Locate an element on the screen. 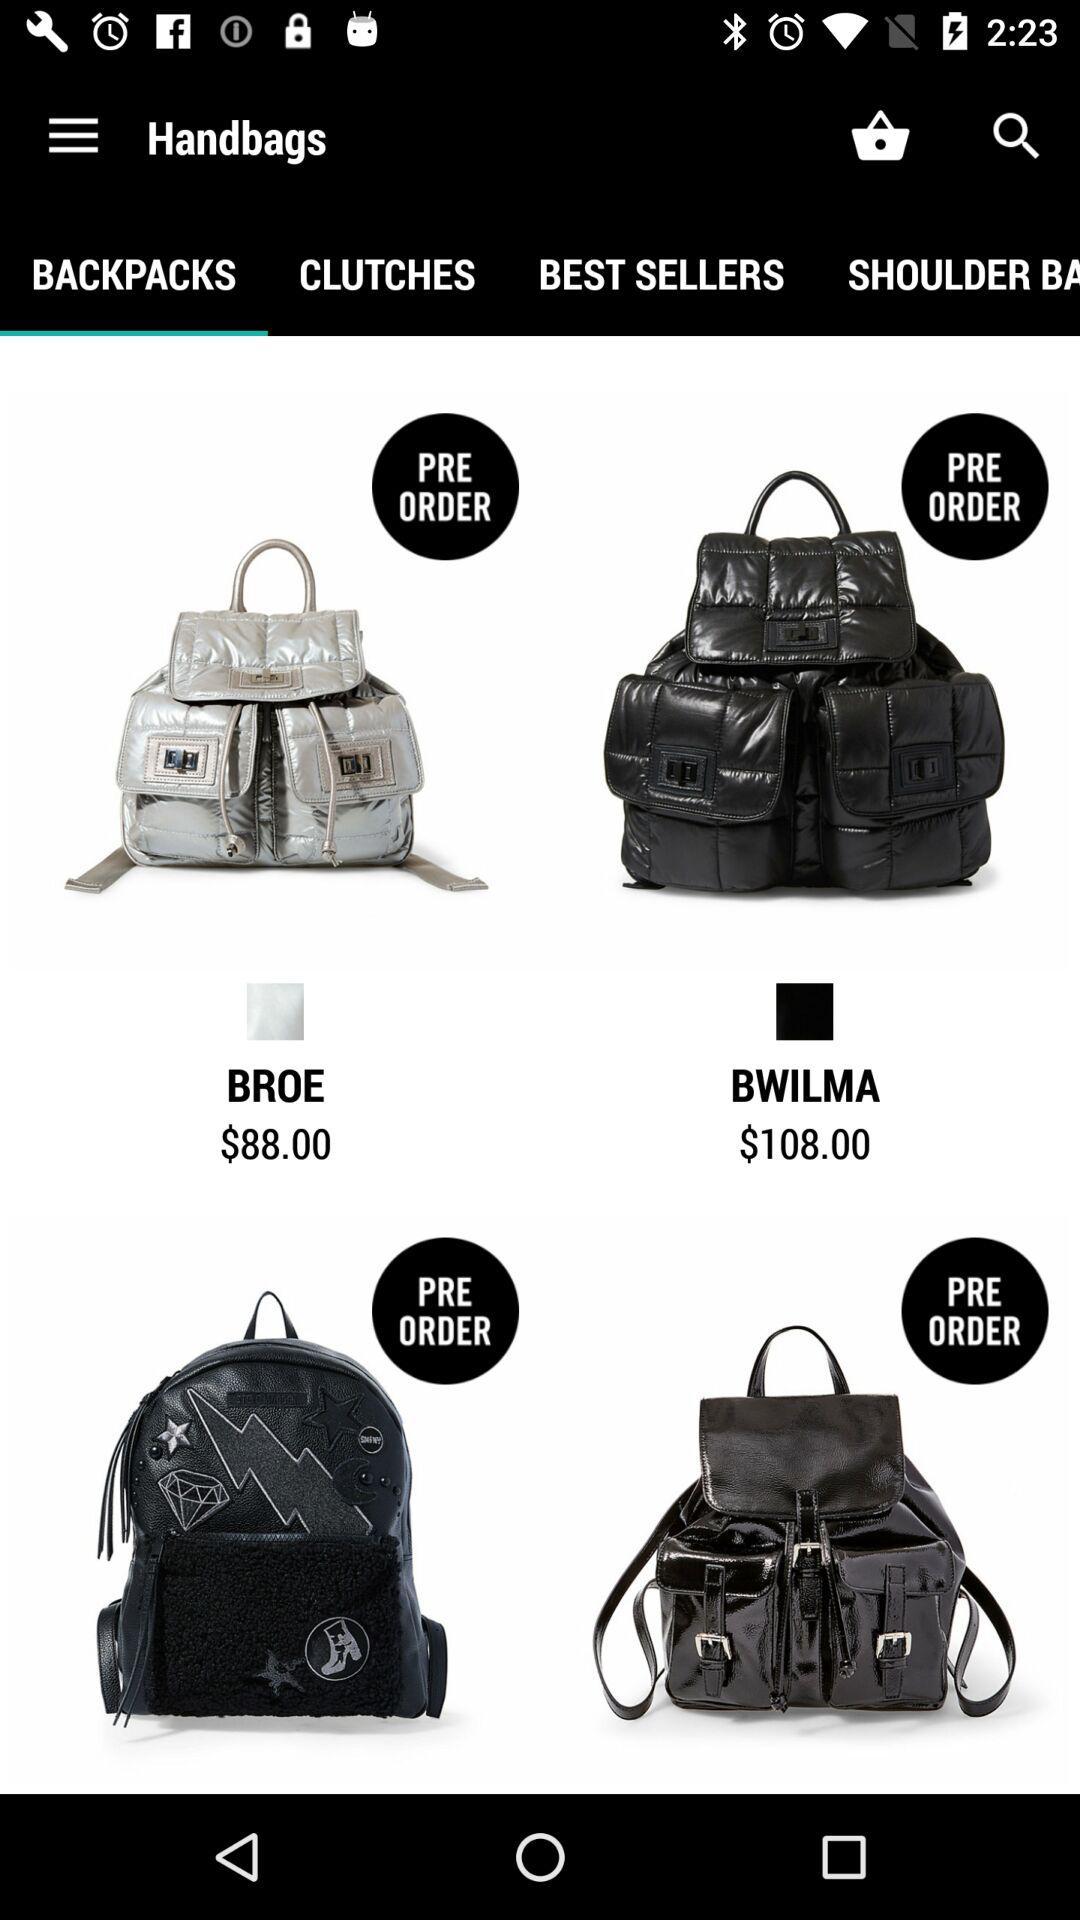 The image size is (1080, 1920). icon next to the handbags is located at coordinates (72, 135).